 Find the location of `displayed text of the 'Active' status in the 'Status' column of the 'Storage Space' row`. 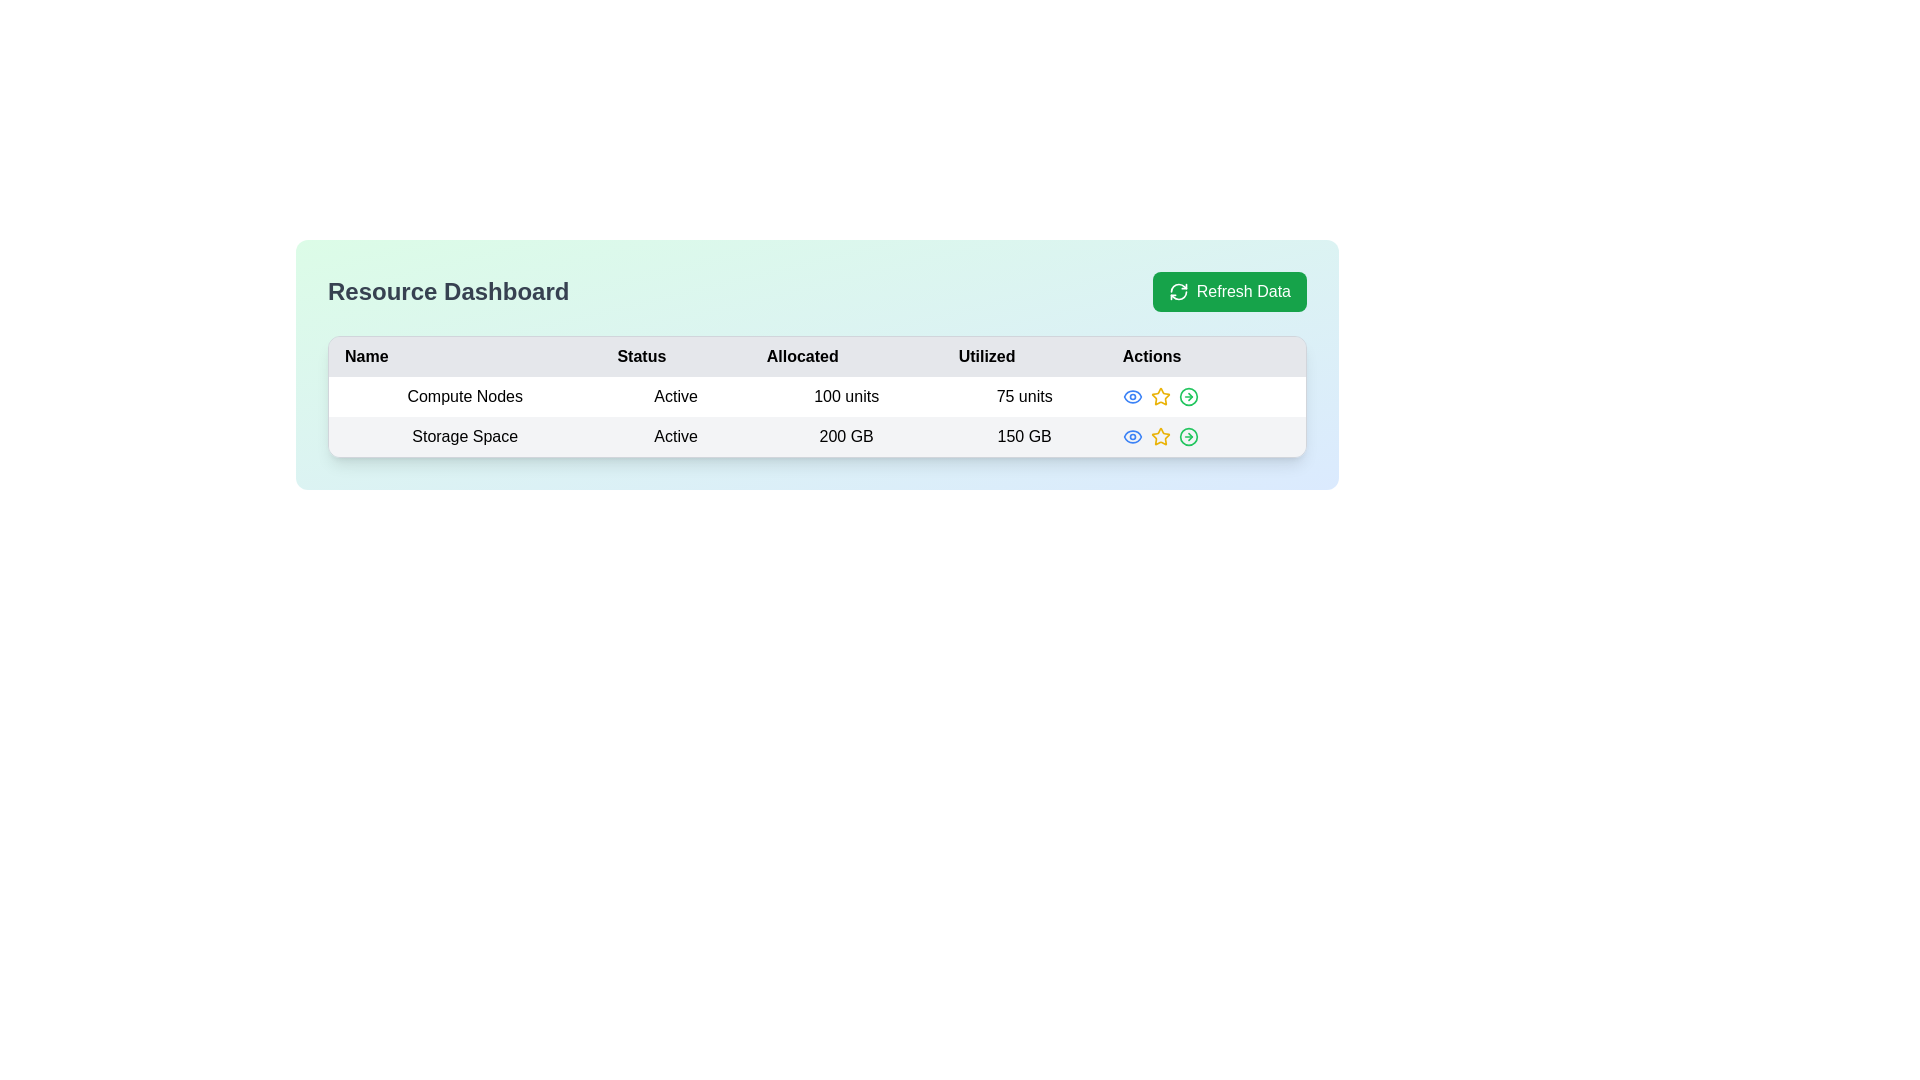

displayed text of the 'Active' status in the 'Status' column of the 'Storage Space' row is located at coordinates (676, 435).